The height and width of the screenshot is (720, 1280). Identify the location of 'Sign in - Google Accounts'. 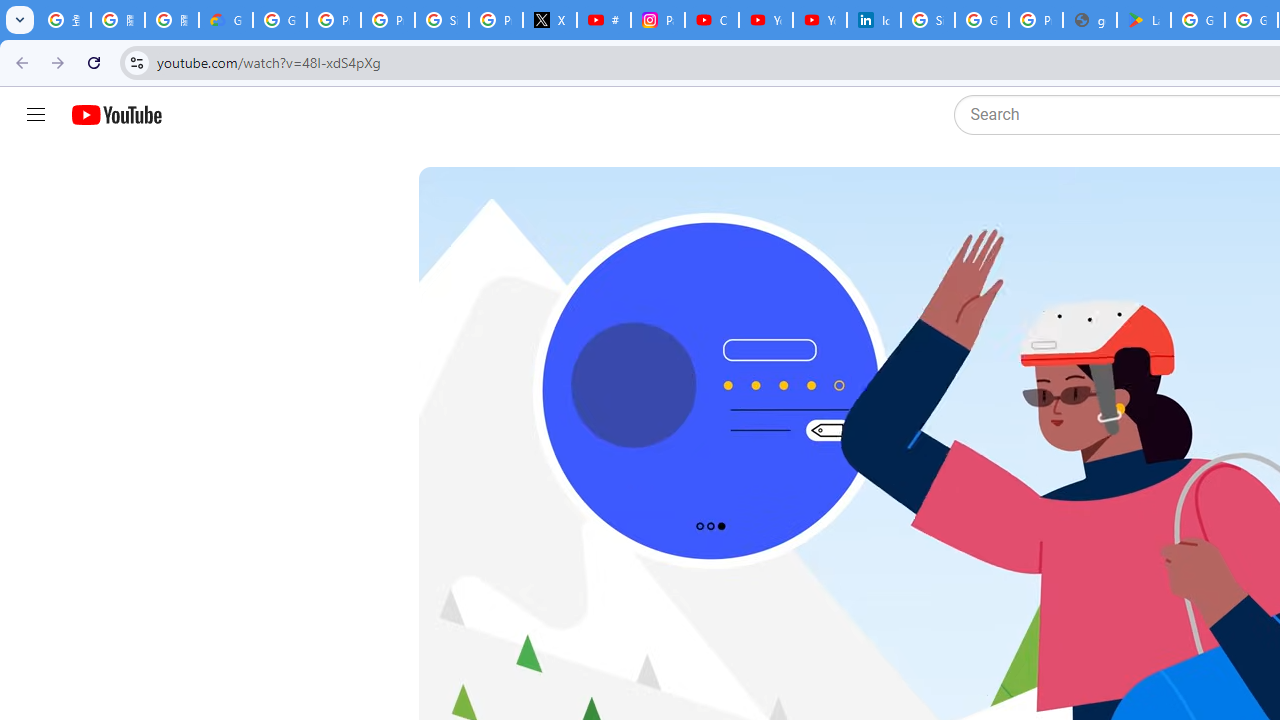
(927, 20).